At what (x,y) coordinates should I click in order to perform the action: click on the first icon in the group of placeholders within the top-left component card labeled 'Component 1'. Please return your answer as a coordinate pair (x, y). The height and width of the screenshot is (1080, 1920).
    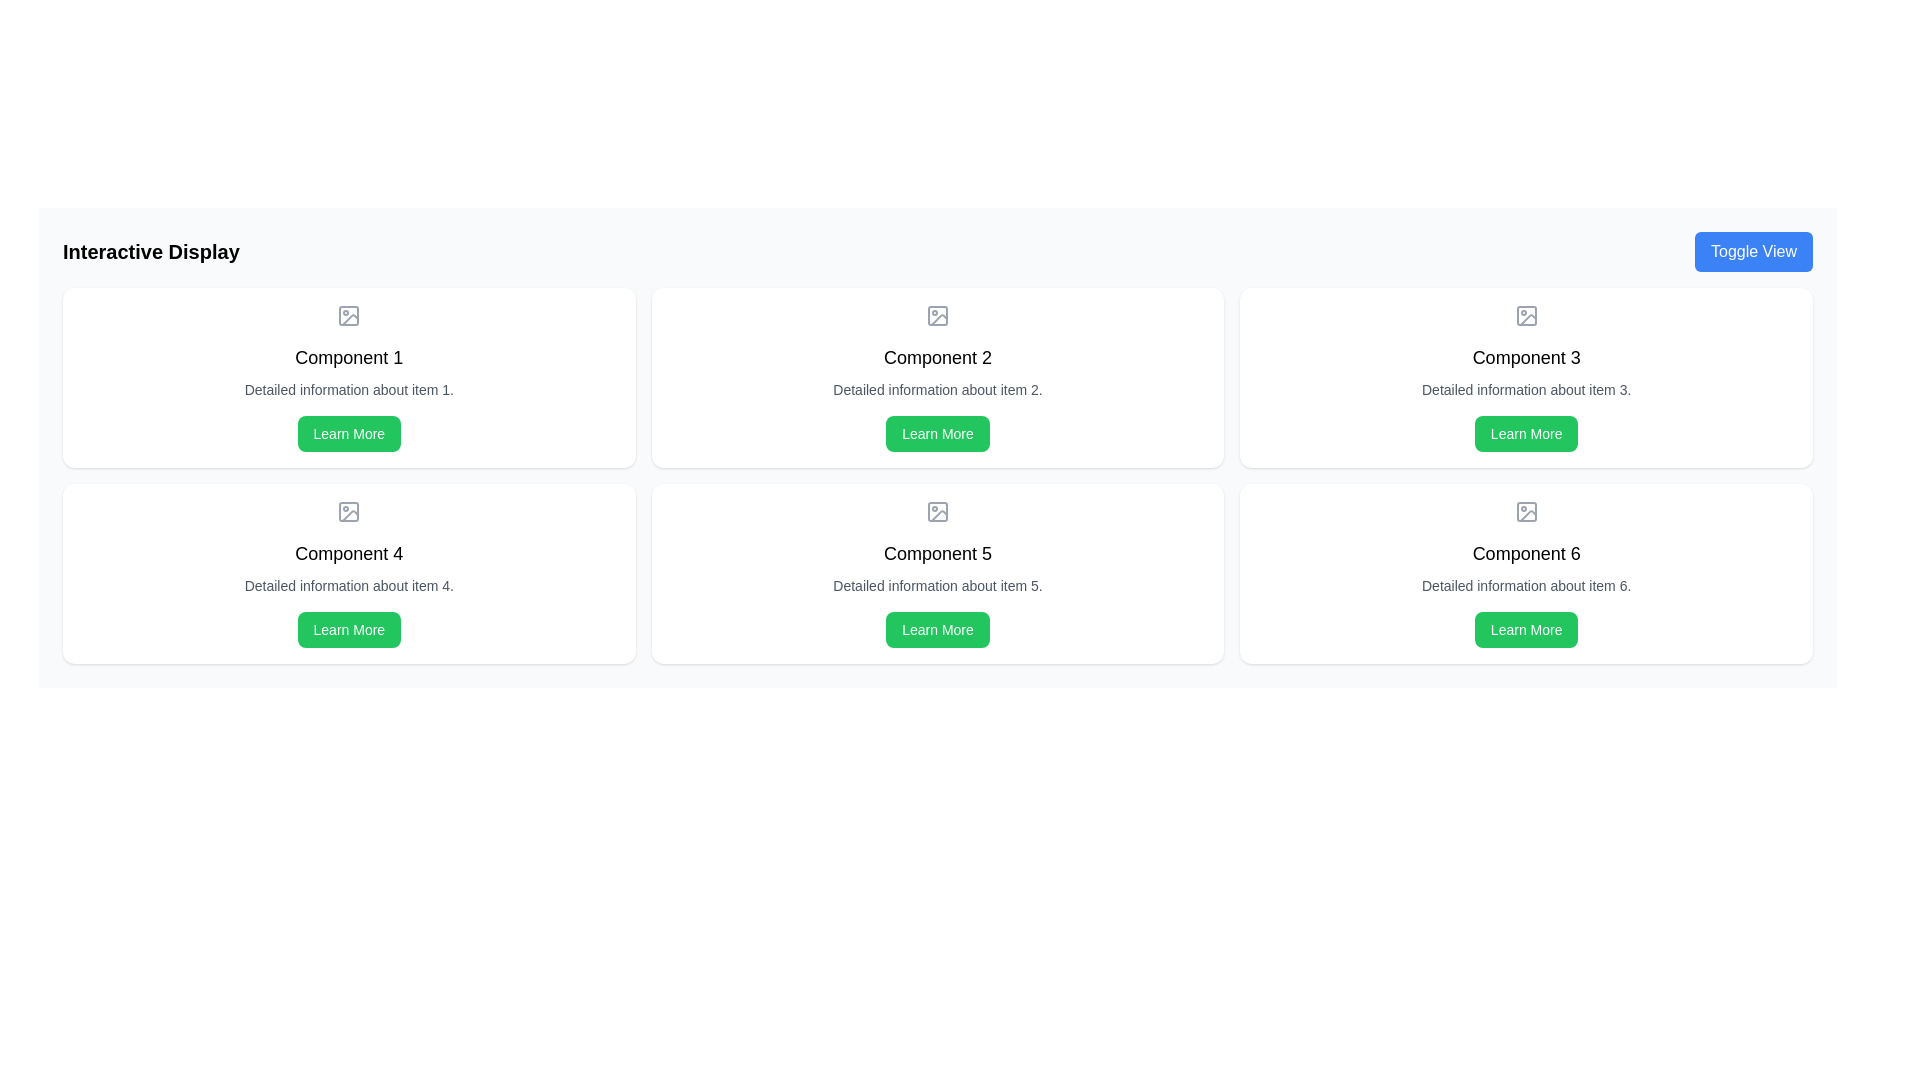
    Looking at the image, I should click on (349, 315).